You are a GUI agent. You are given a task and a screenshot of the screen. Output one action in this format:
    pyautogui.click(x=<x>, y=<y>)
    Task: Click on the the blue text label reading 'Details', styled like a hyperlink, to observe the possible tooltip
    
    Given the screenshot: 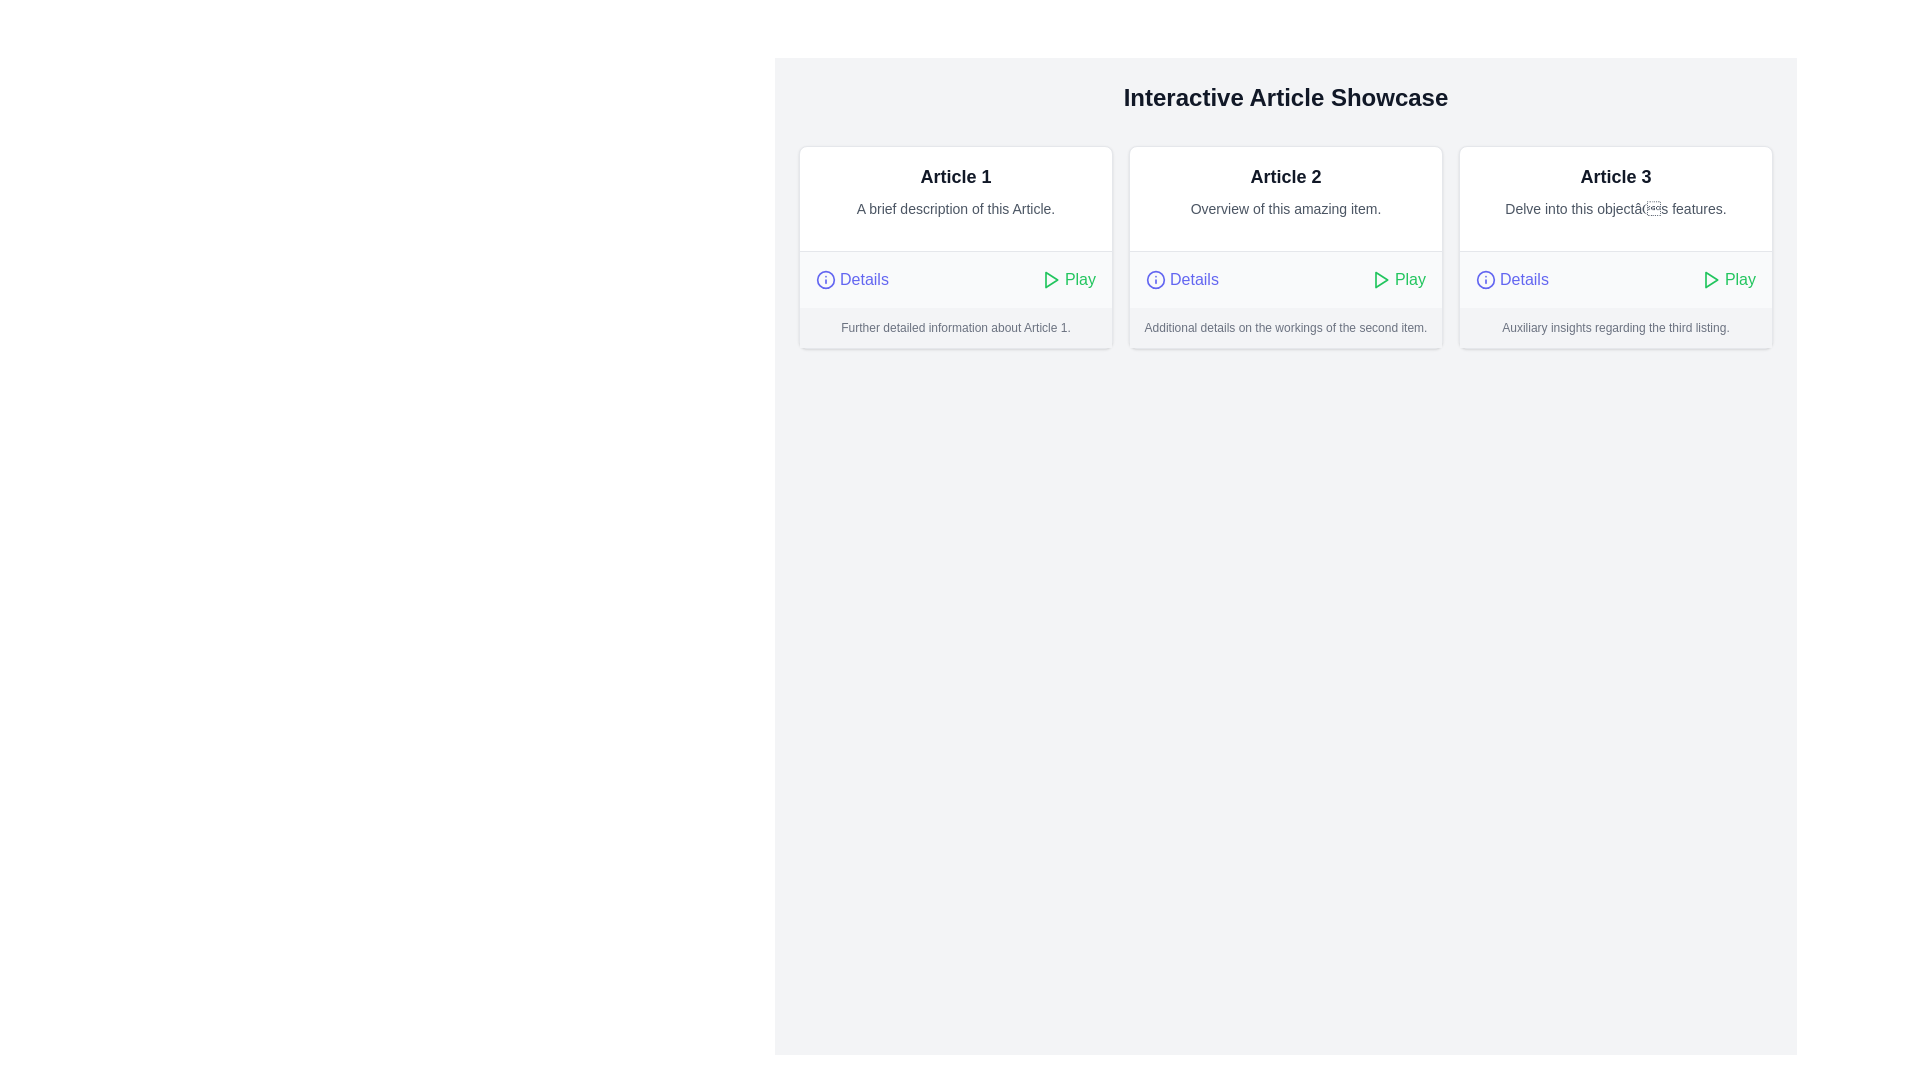 What is the action you would take?
    pyautogui.click(x=1523, y=280)
    